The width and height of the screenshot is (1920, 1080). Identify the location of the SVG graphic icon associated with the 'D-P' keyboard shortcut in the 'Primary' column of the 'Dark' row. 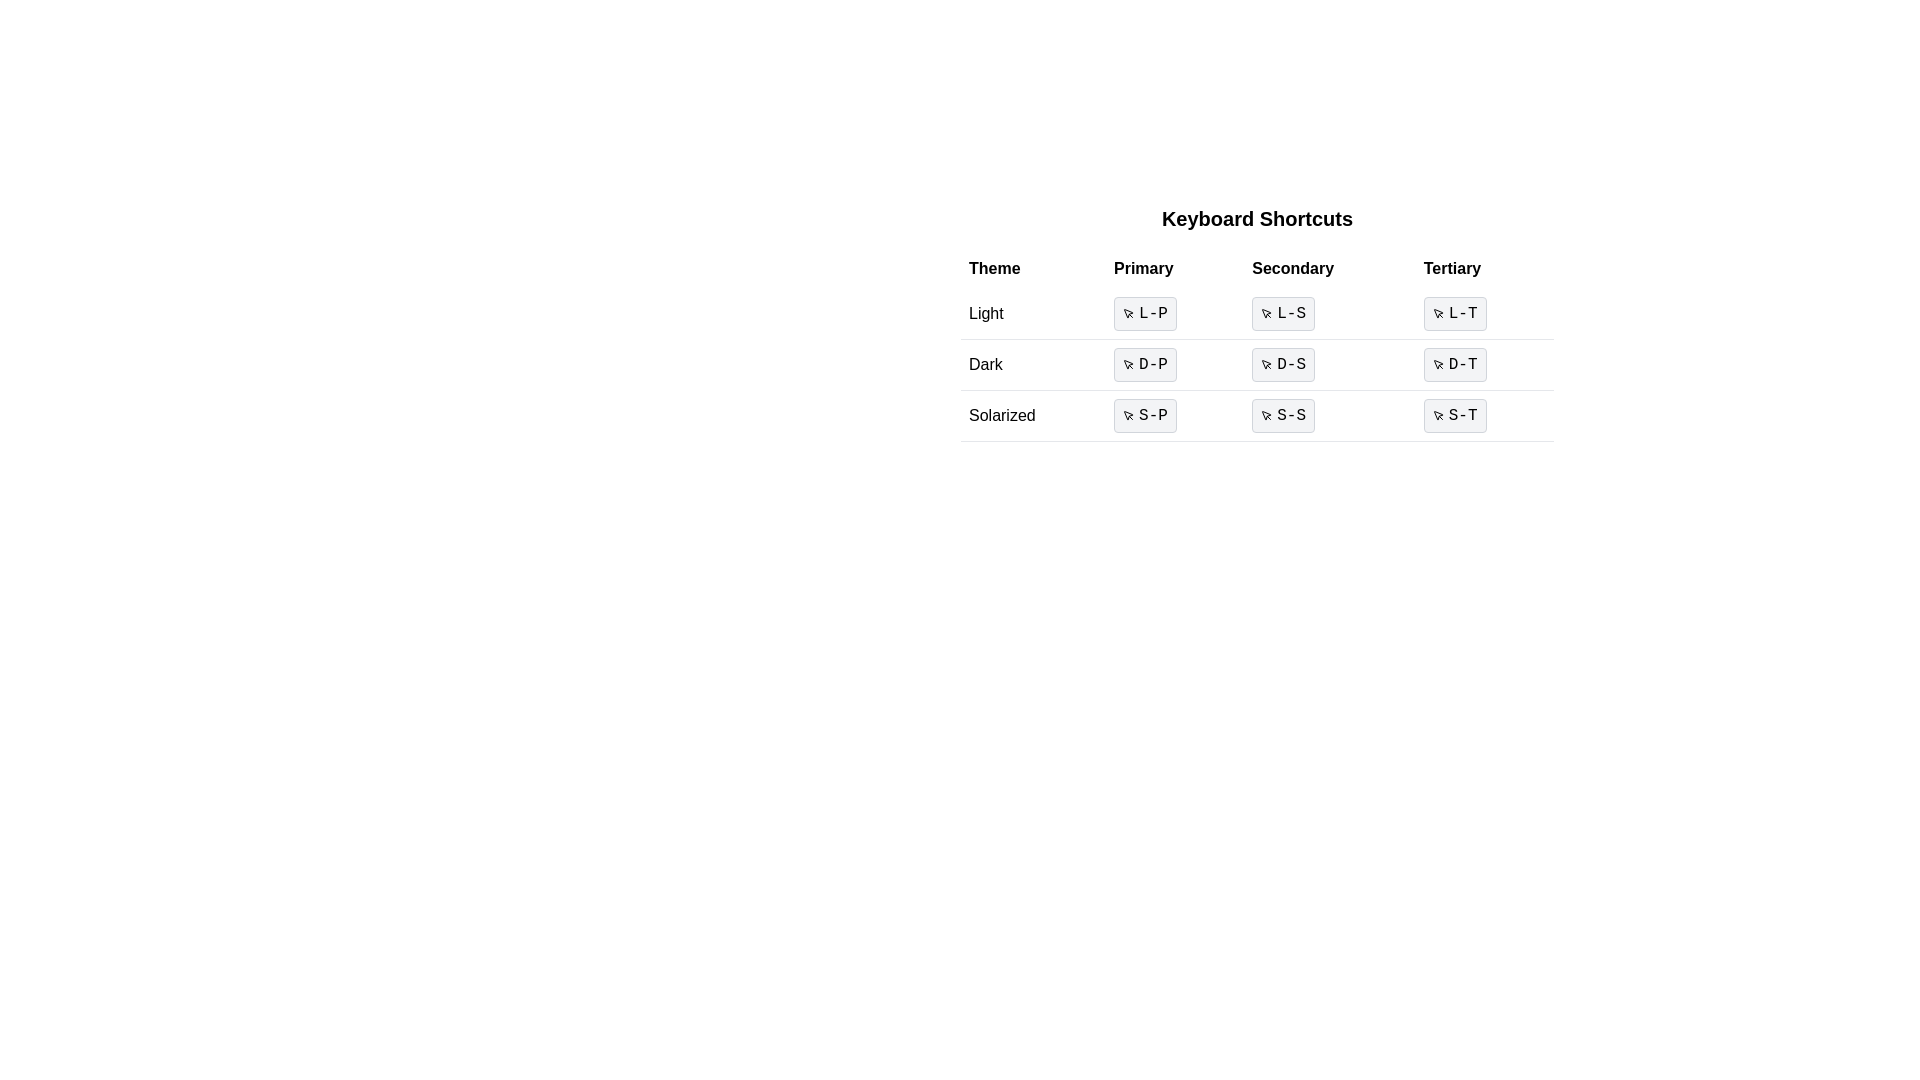
(1128, 363).